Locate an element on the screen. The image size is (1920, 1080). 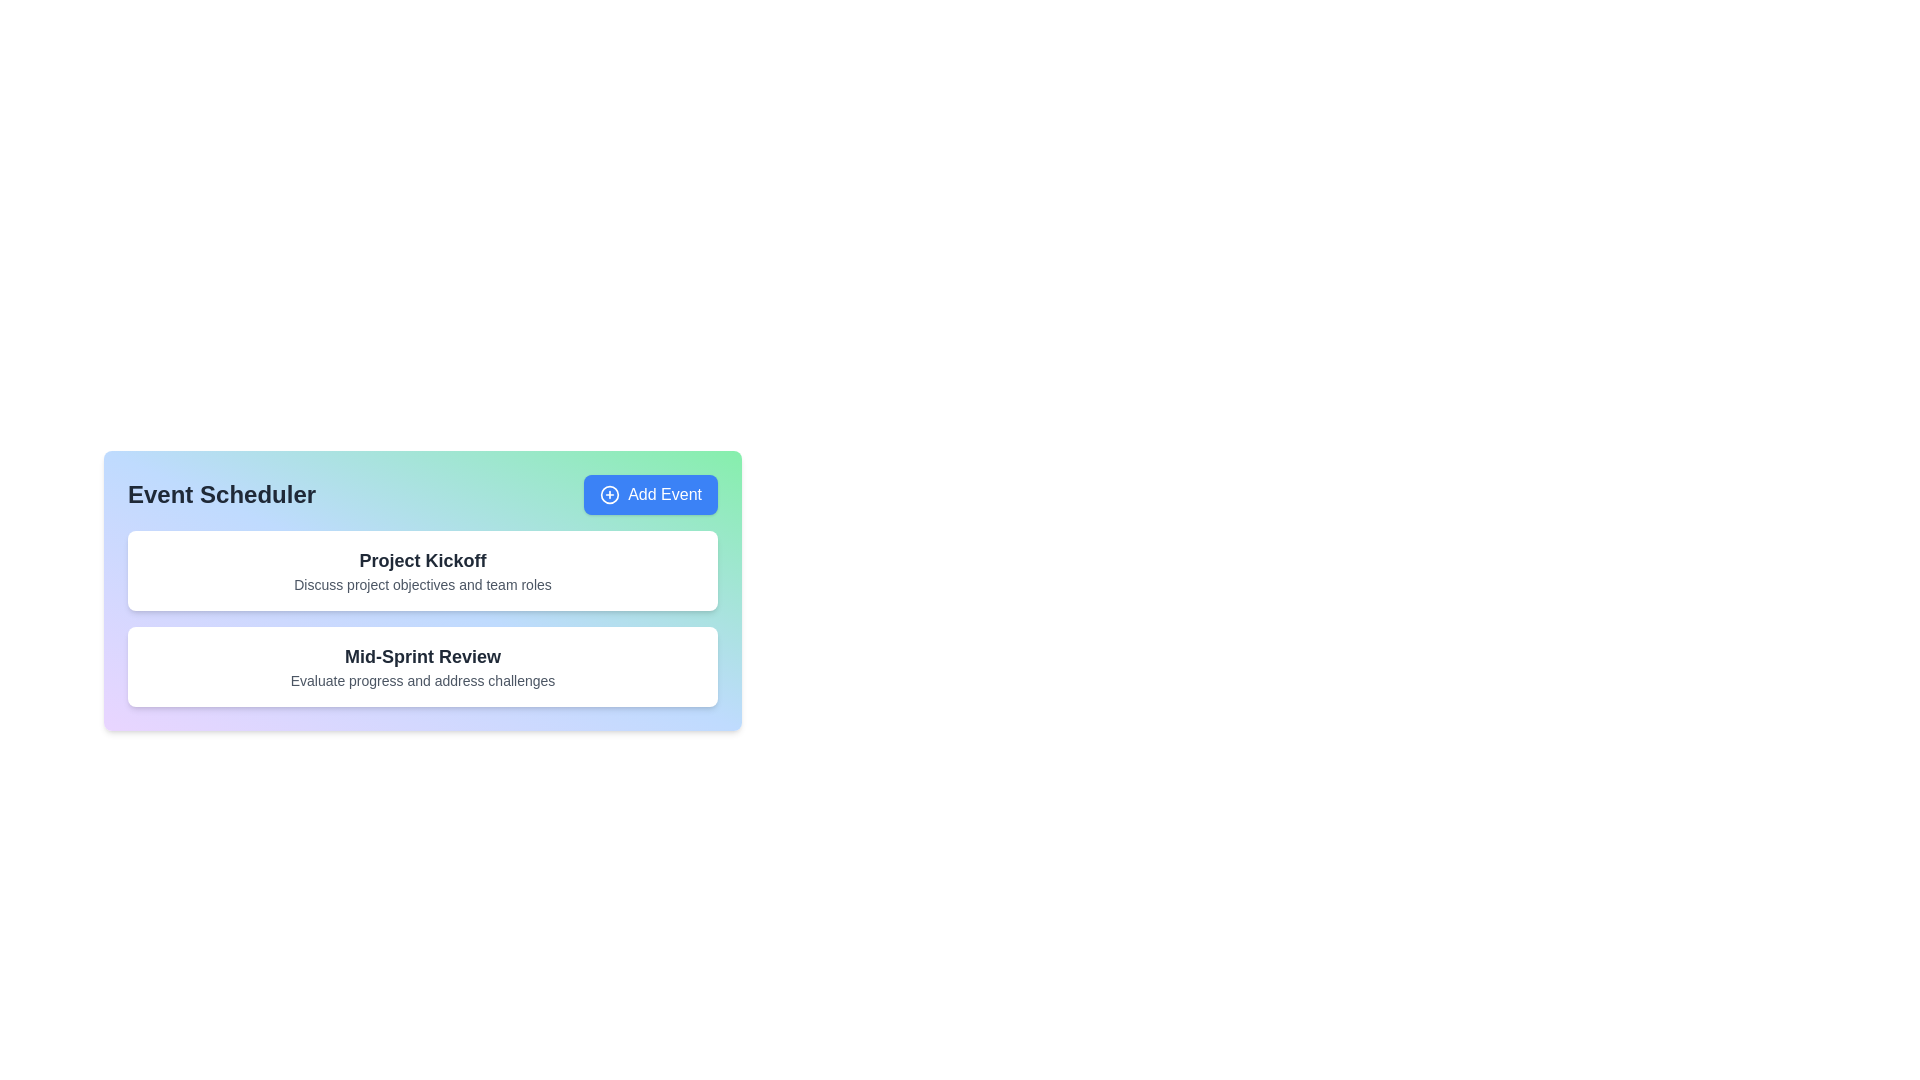
the Icon (Circle with a cross) located inside the 'Add Event' button, which has a blue background and rounded corners, positioned in the top-right corner of the 'Event Scheduler' panel is located at coordinates (609, 494).